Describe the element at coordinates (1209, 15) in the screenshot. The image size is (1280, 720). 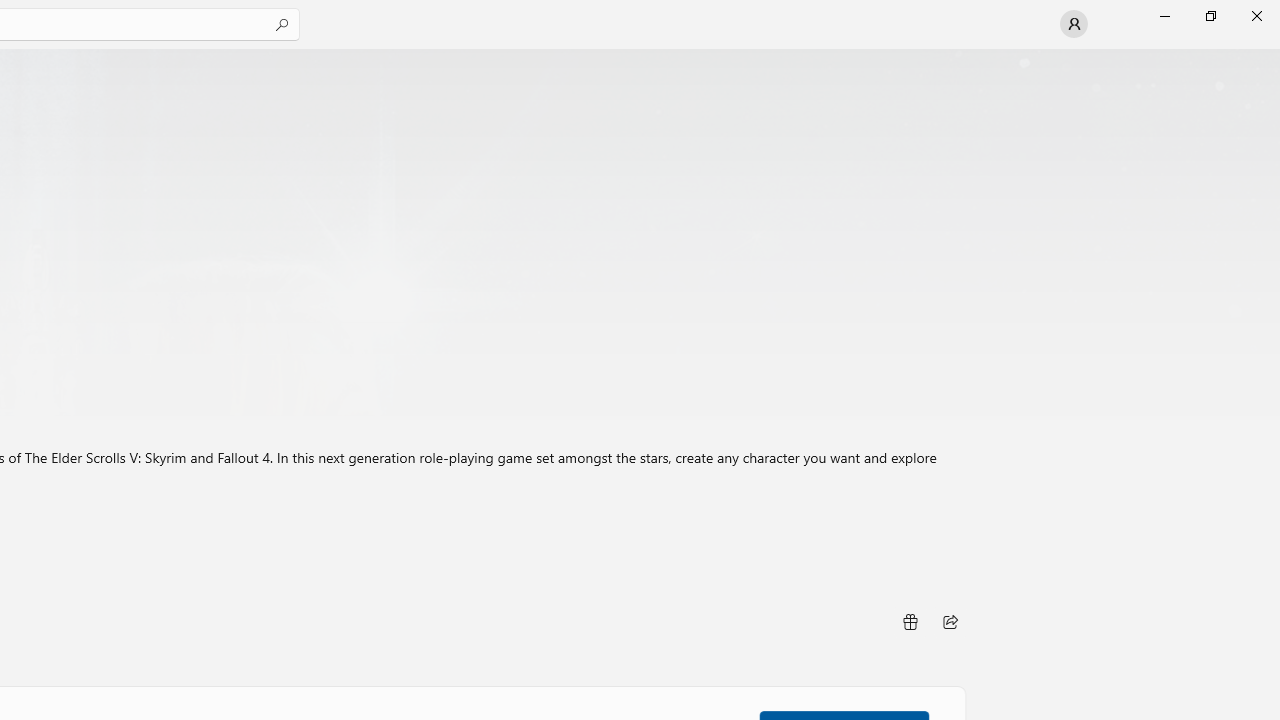
I see `'Restore Microsoft Store'` at that location.